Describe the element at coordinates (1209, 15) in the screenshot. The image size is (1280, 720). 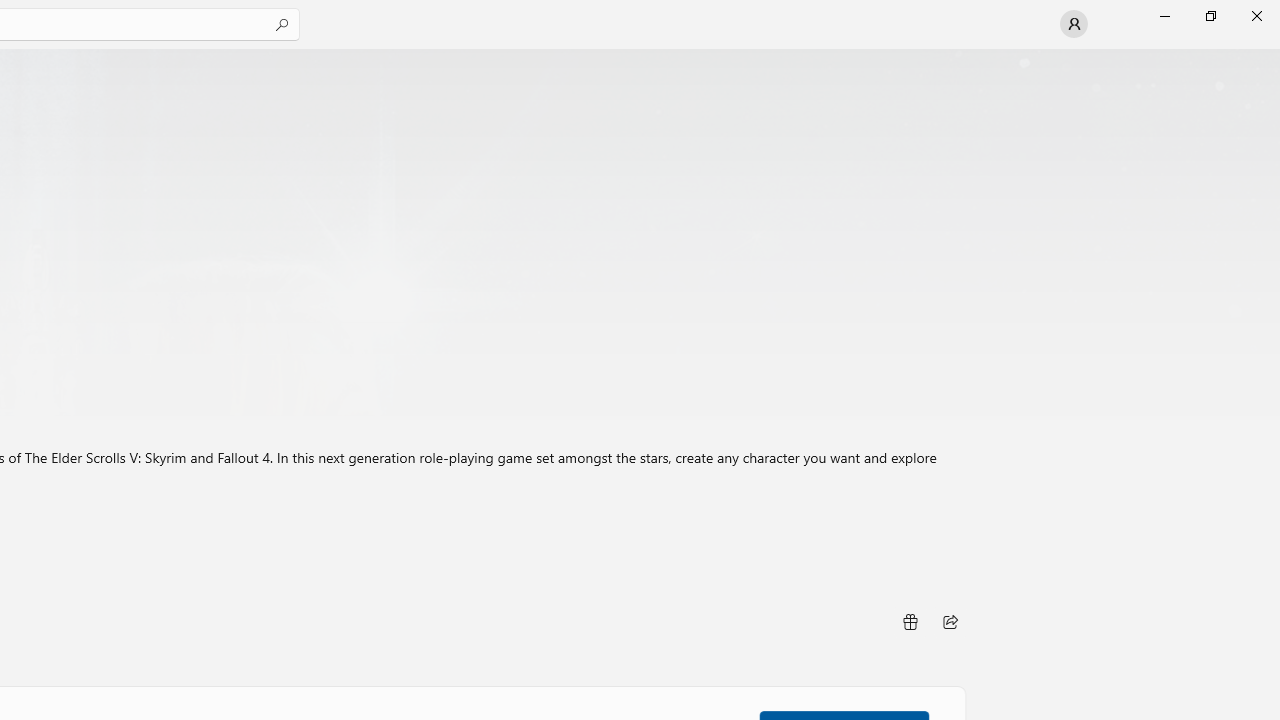
I see `'Restore Microsoft Store'` at that location.